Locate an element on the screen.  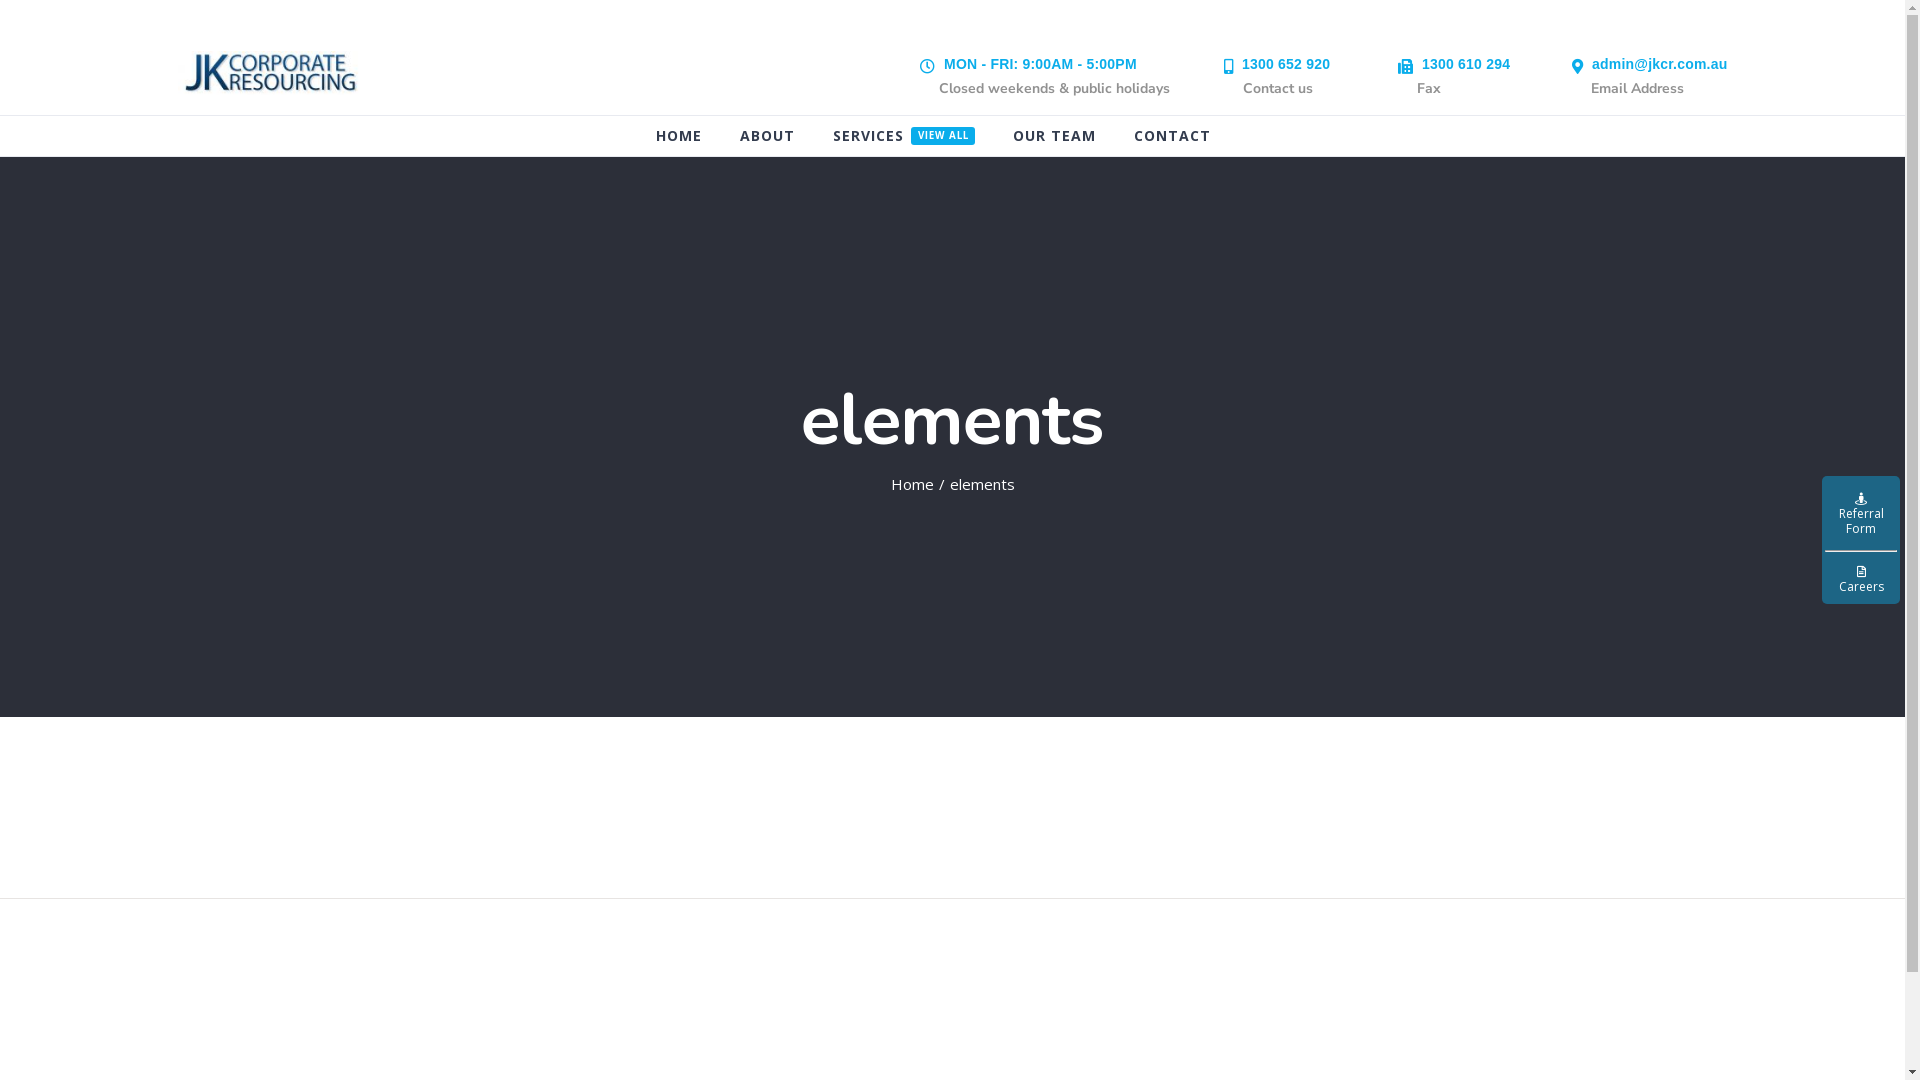
'admin@jkcr.com.au' is located at coordinates (1591, 63).